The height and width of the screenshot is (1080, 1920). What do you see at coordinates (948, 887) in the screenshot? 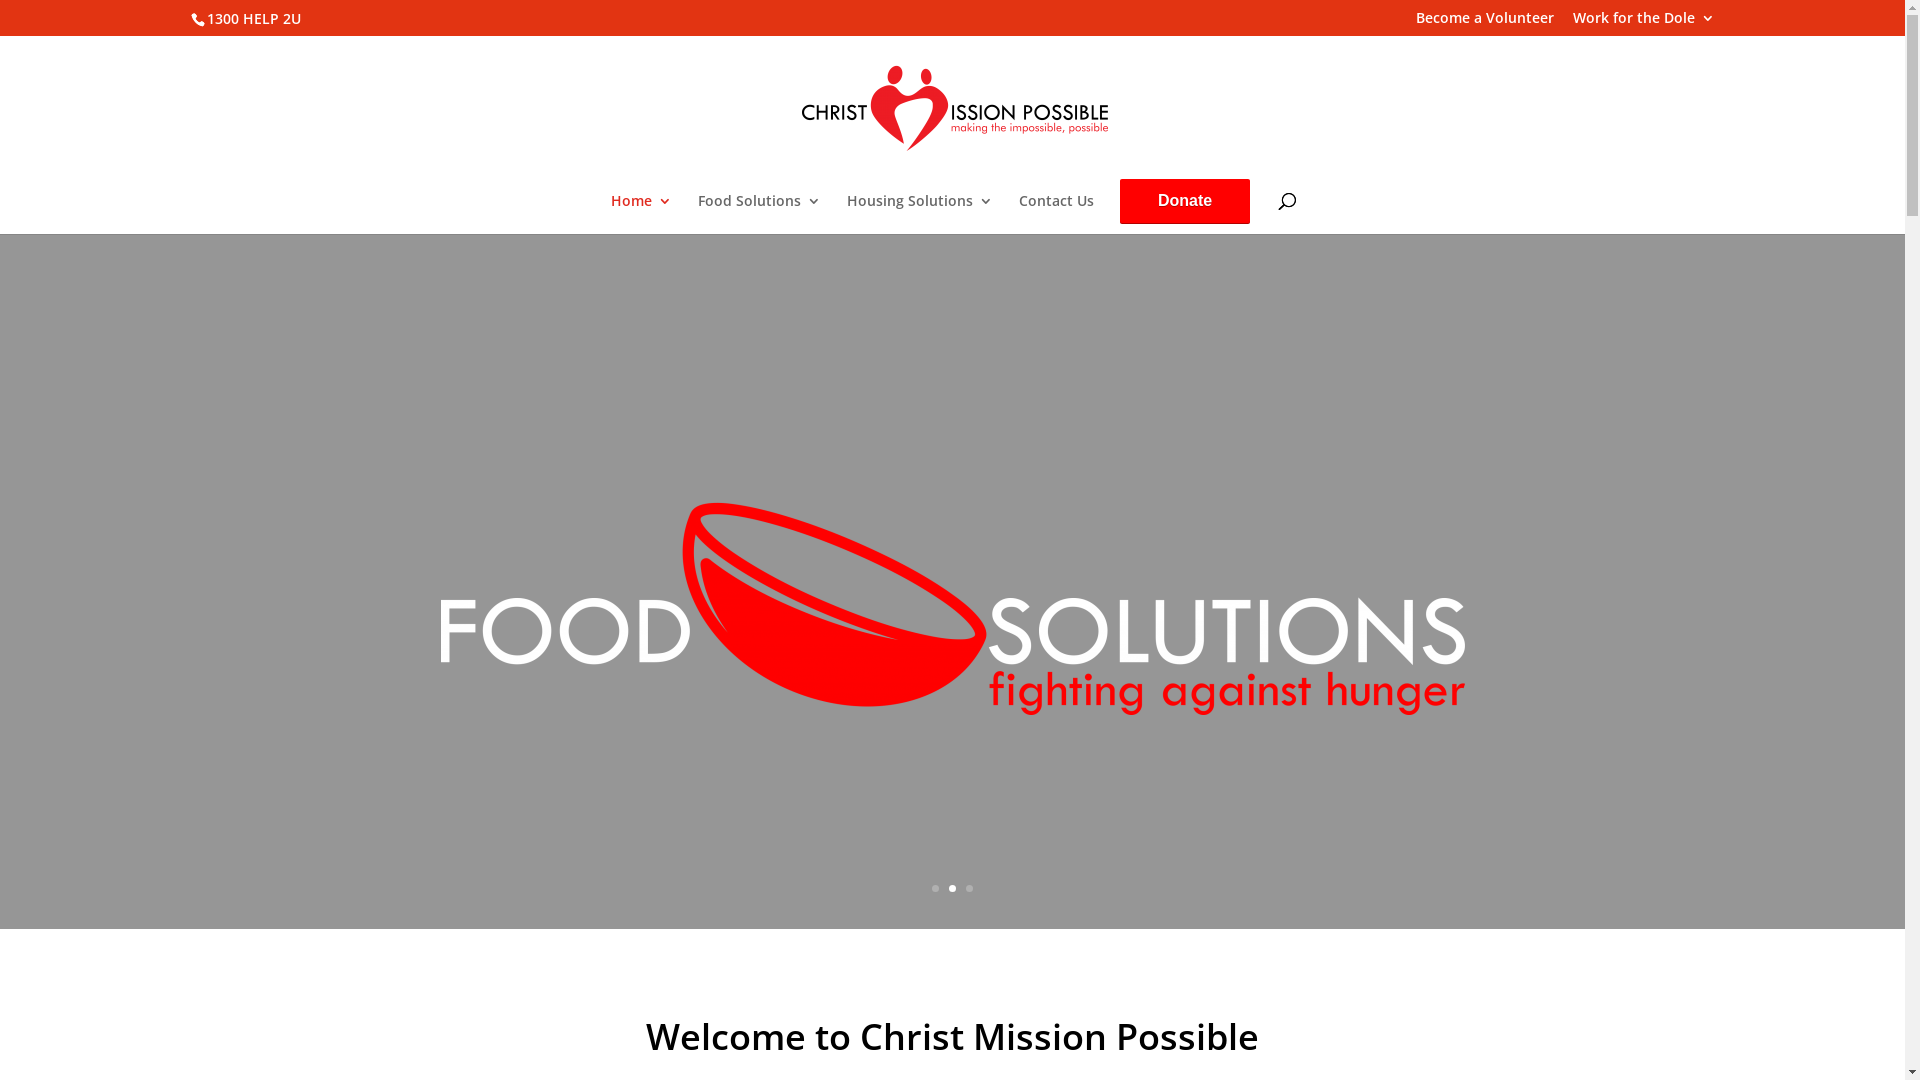
I see `'2'` at bounding box center [948, 887].